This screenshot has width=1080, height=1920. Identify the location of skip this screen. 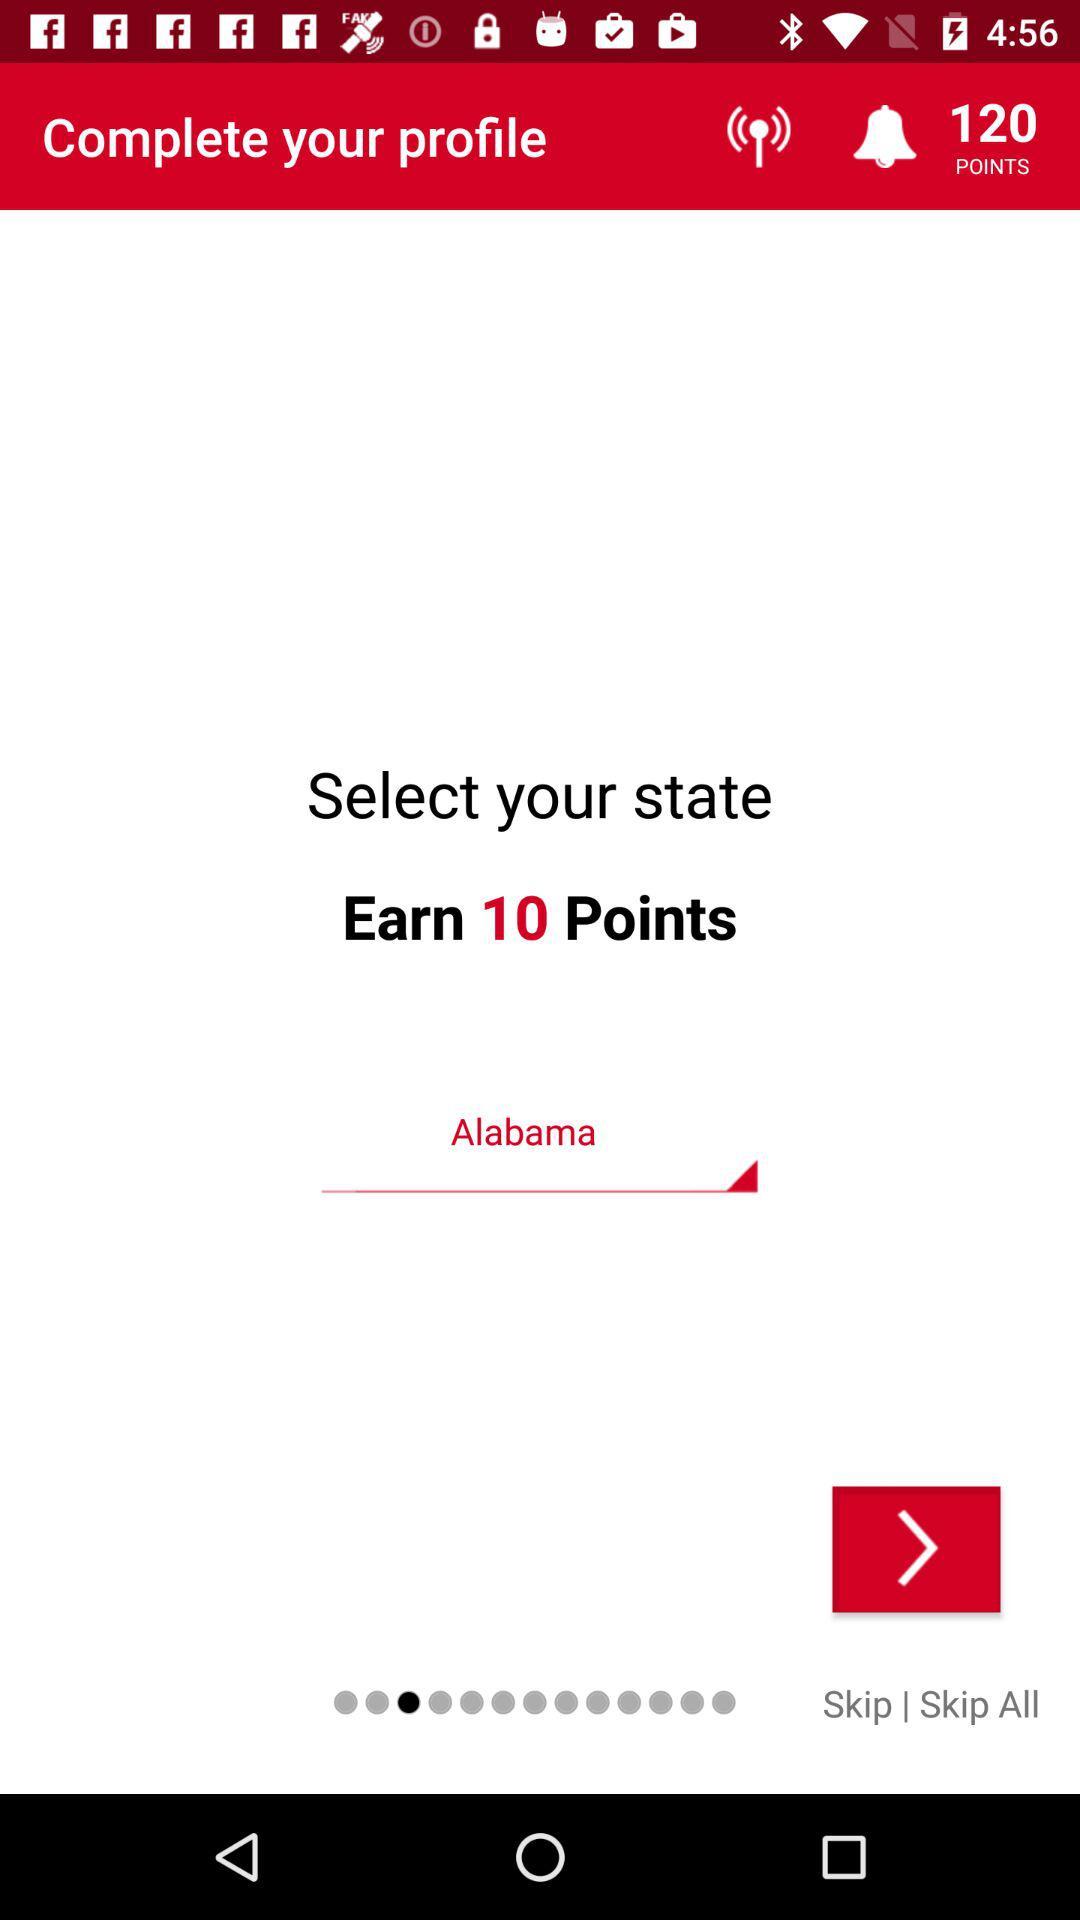
(916, 1548).